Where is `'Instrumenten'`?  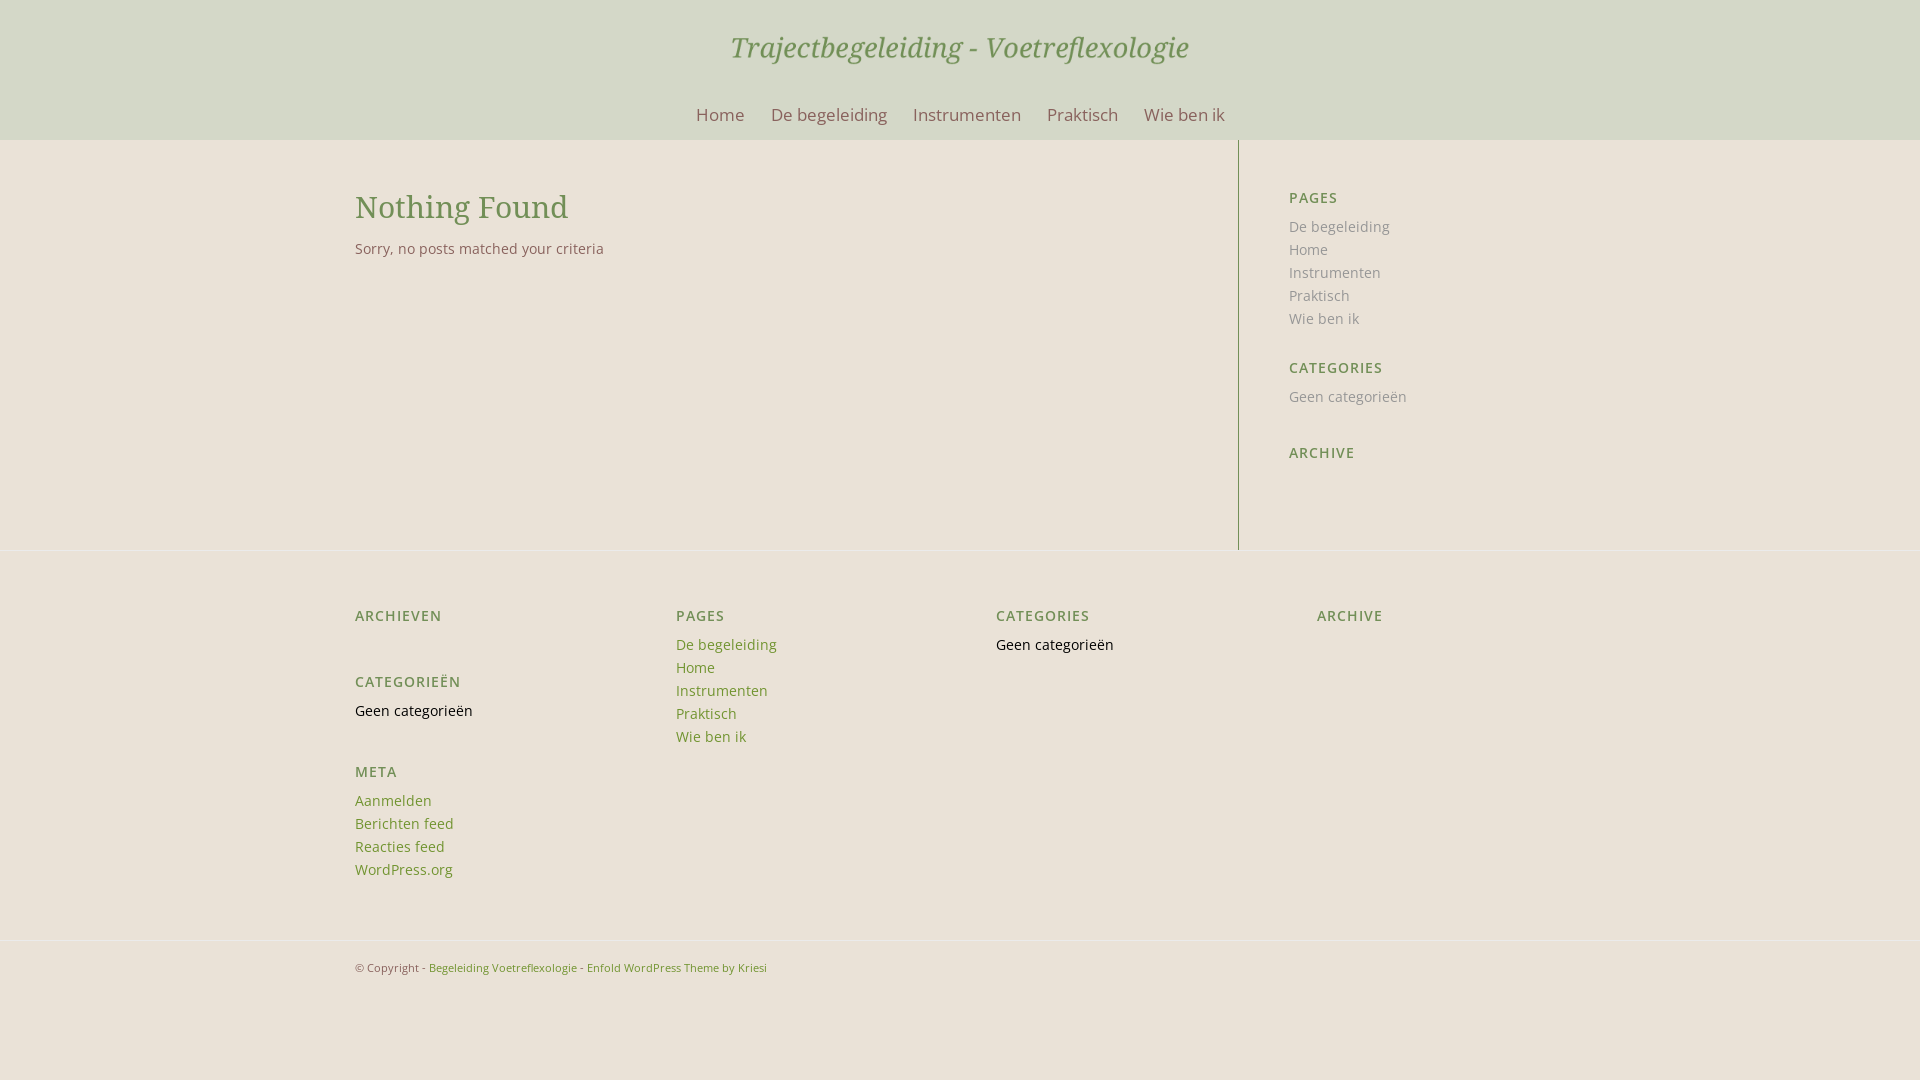 'Instrumenten' is located at coordinates (966, 115).